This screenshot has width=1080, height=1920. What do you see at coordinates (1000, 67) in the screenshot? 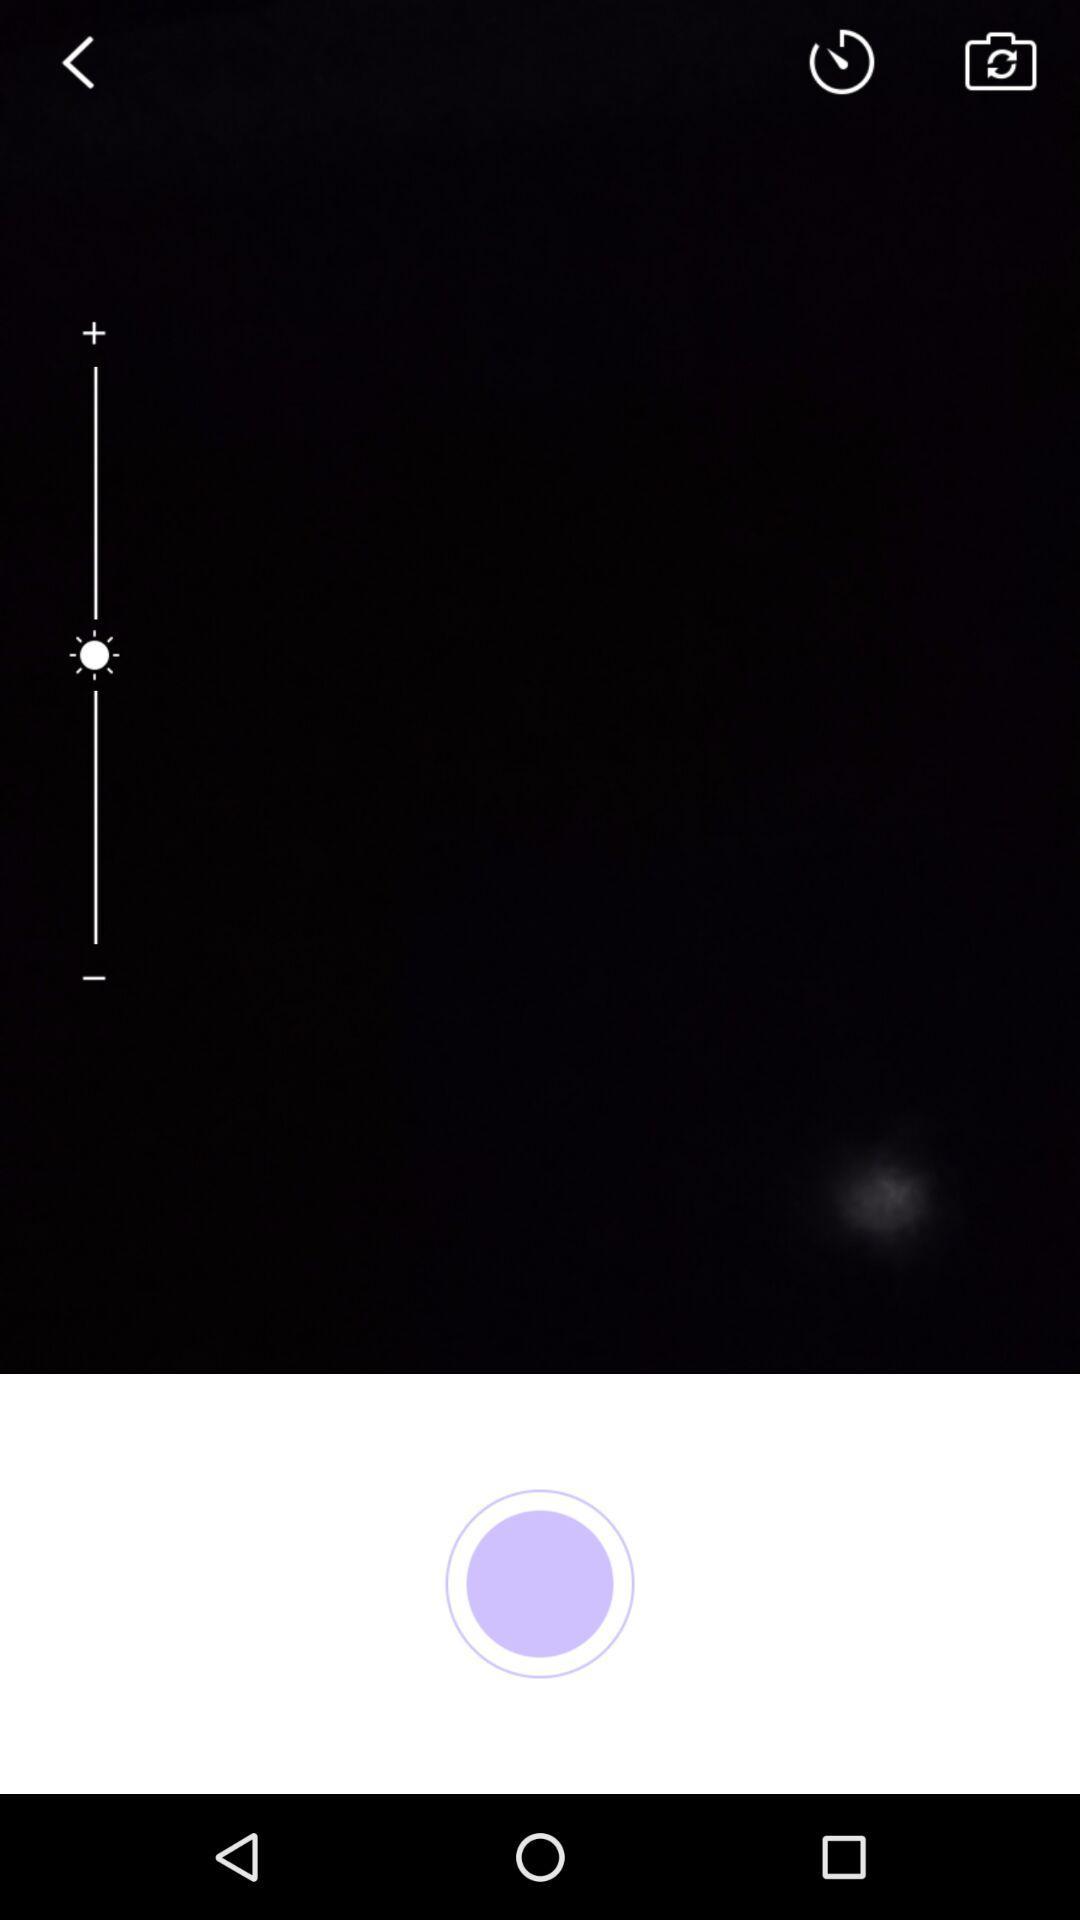
I see `the photo icon` at bounding box center [1000, 67].